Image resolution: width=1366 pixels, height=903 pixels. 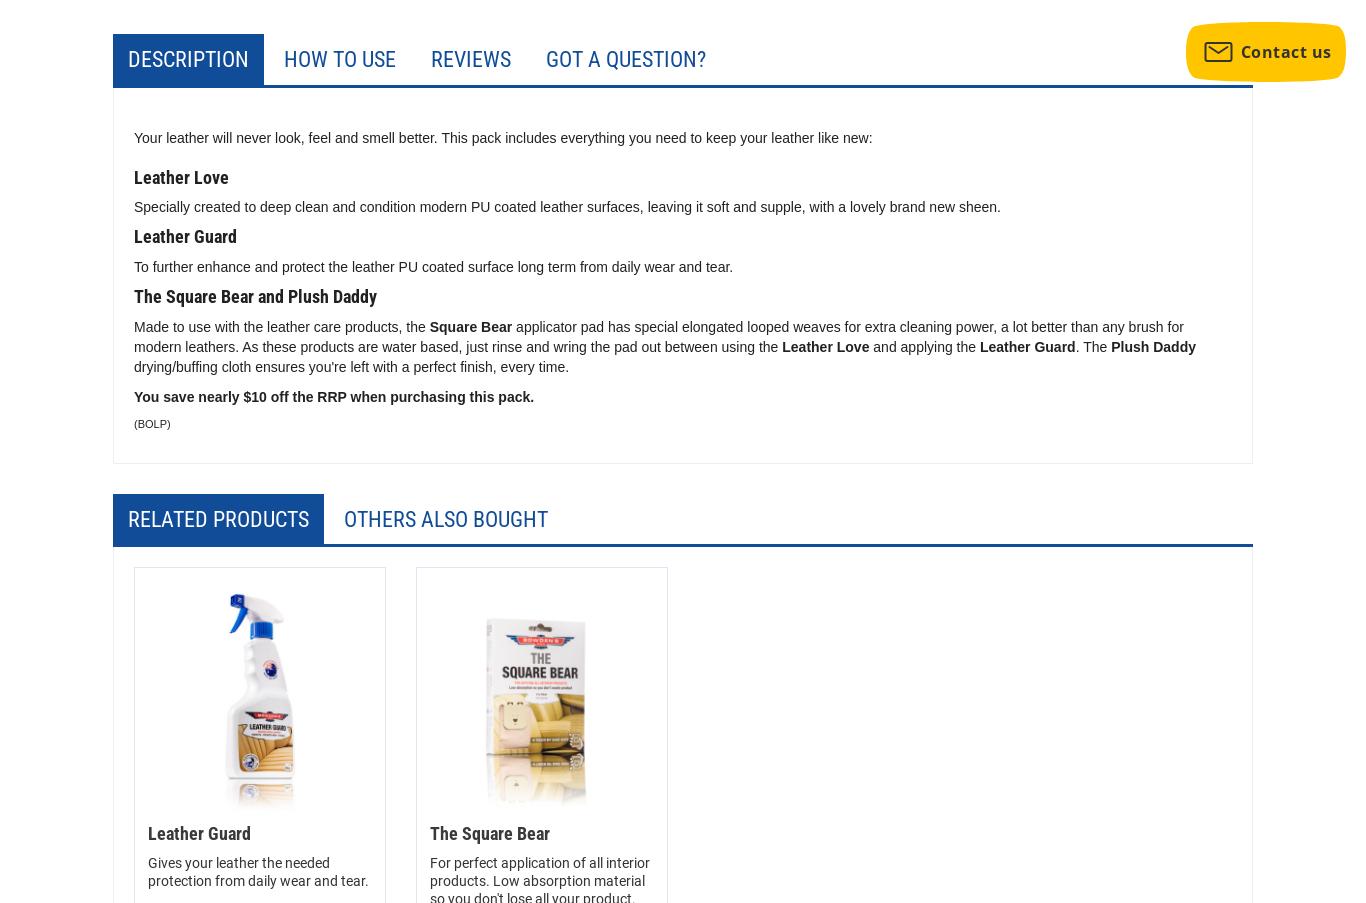 What do you see at coordinates (126, 58) in the screenshot?
I see `'Description'` at bounding box center [126, 58].